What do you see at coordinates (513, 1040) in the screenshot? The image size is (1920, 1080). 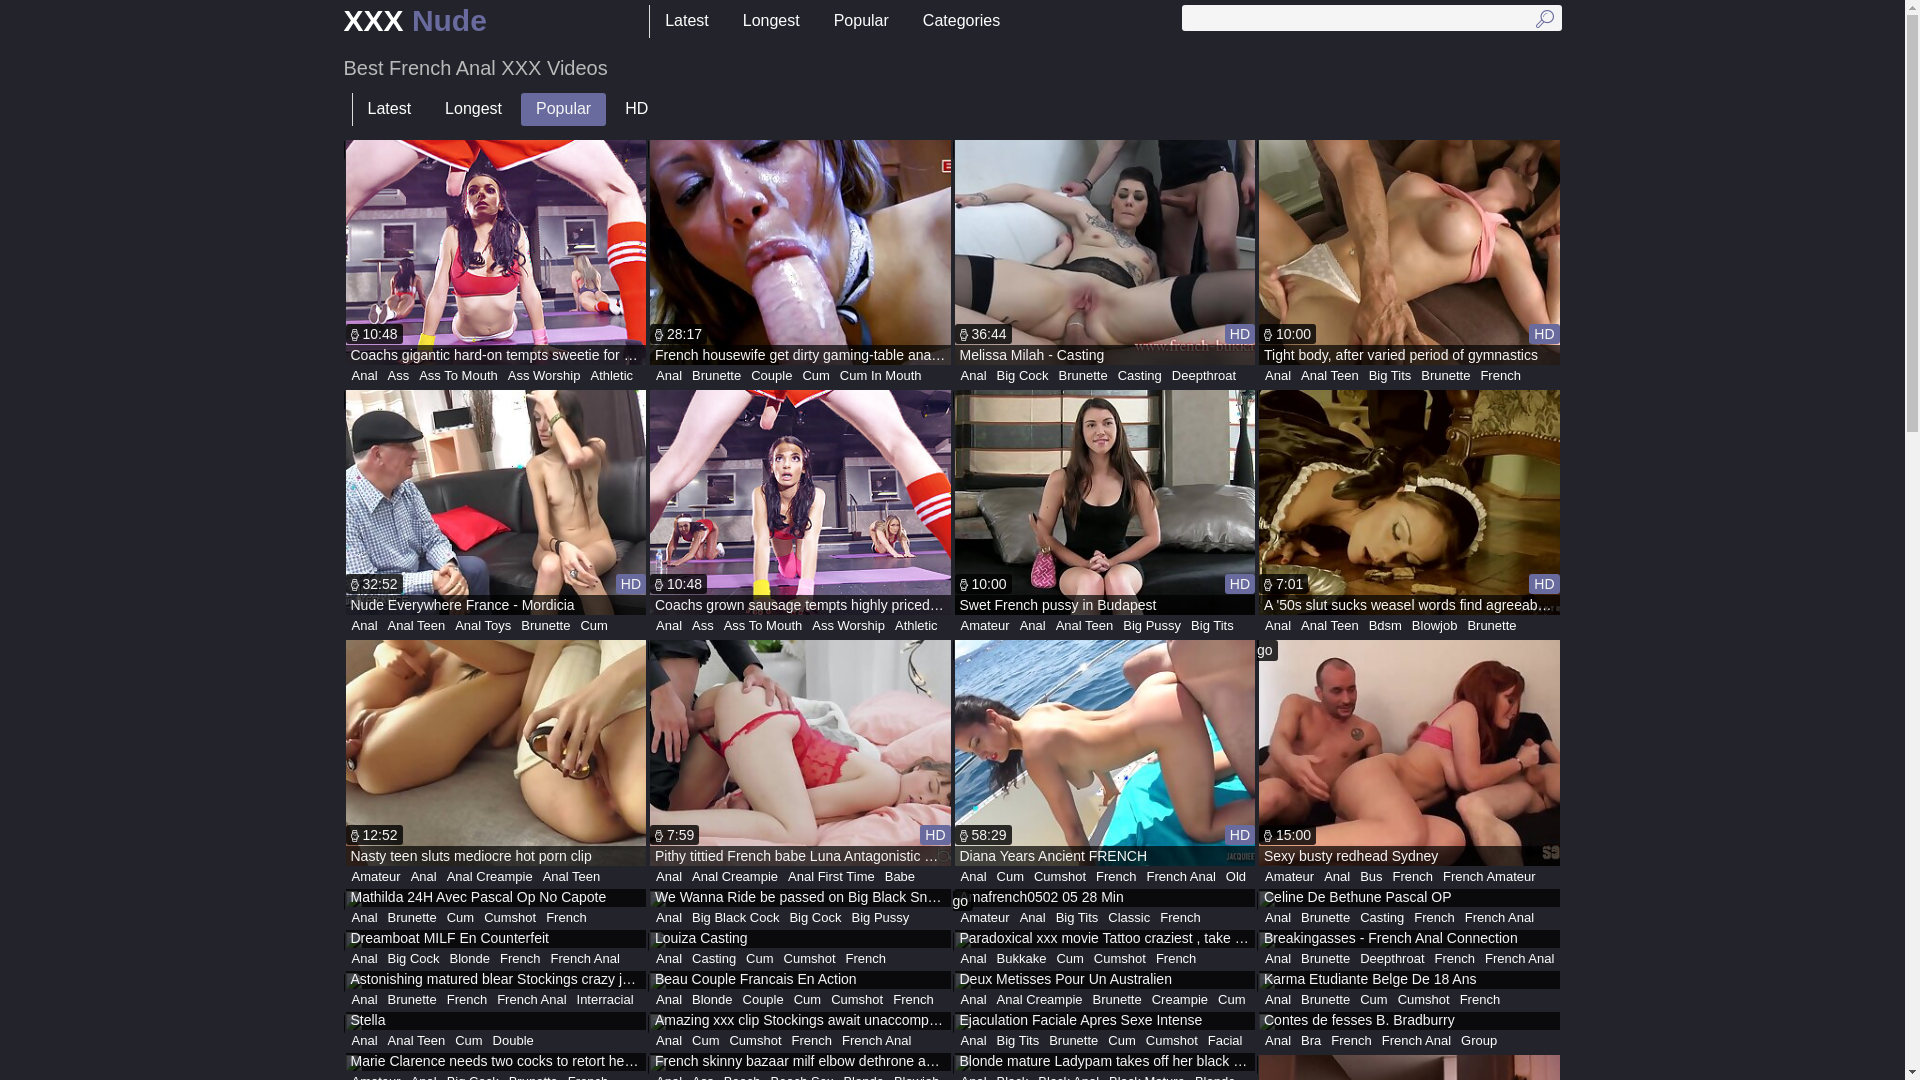 I see `'Double'` at bounding box center [513, 1040].